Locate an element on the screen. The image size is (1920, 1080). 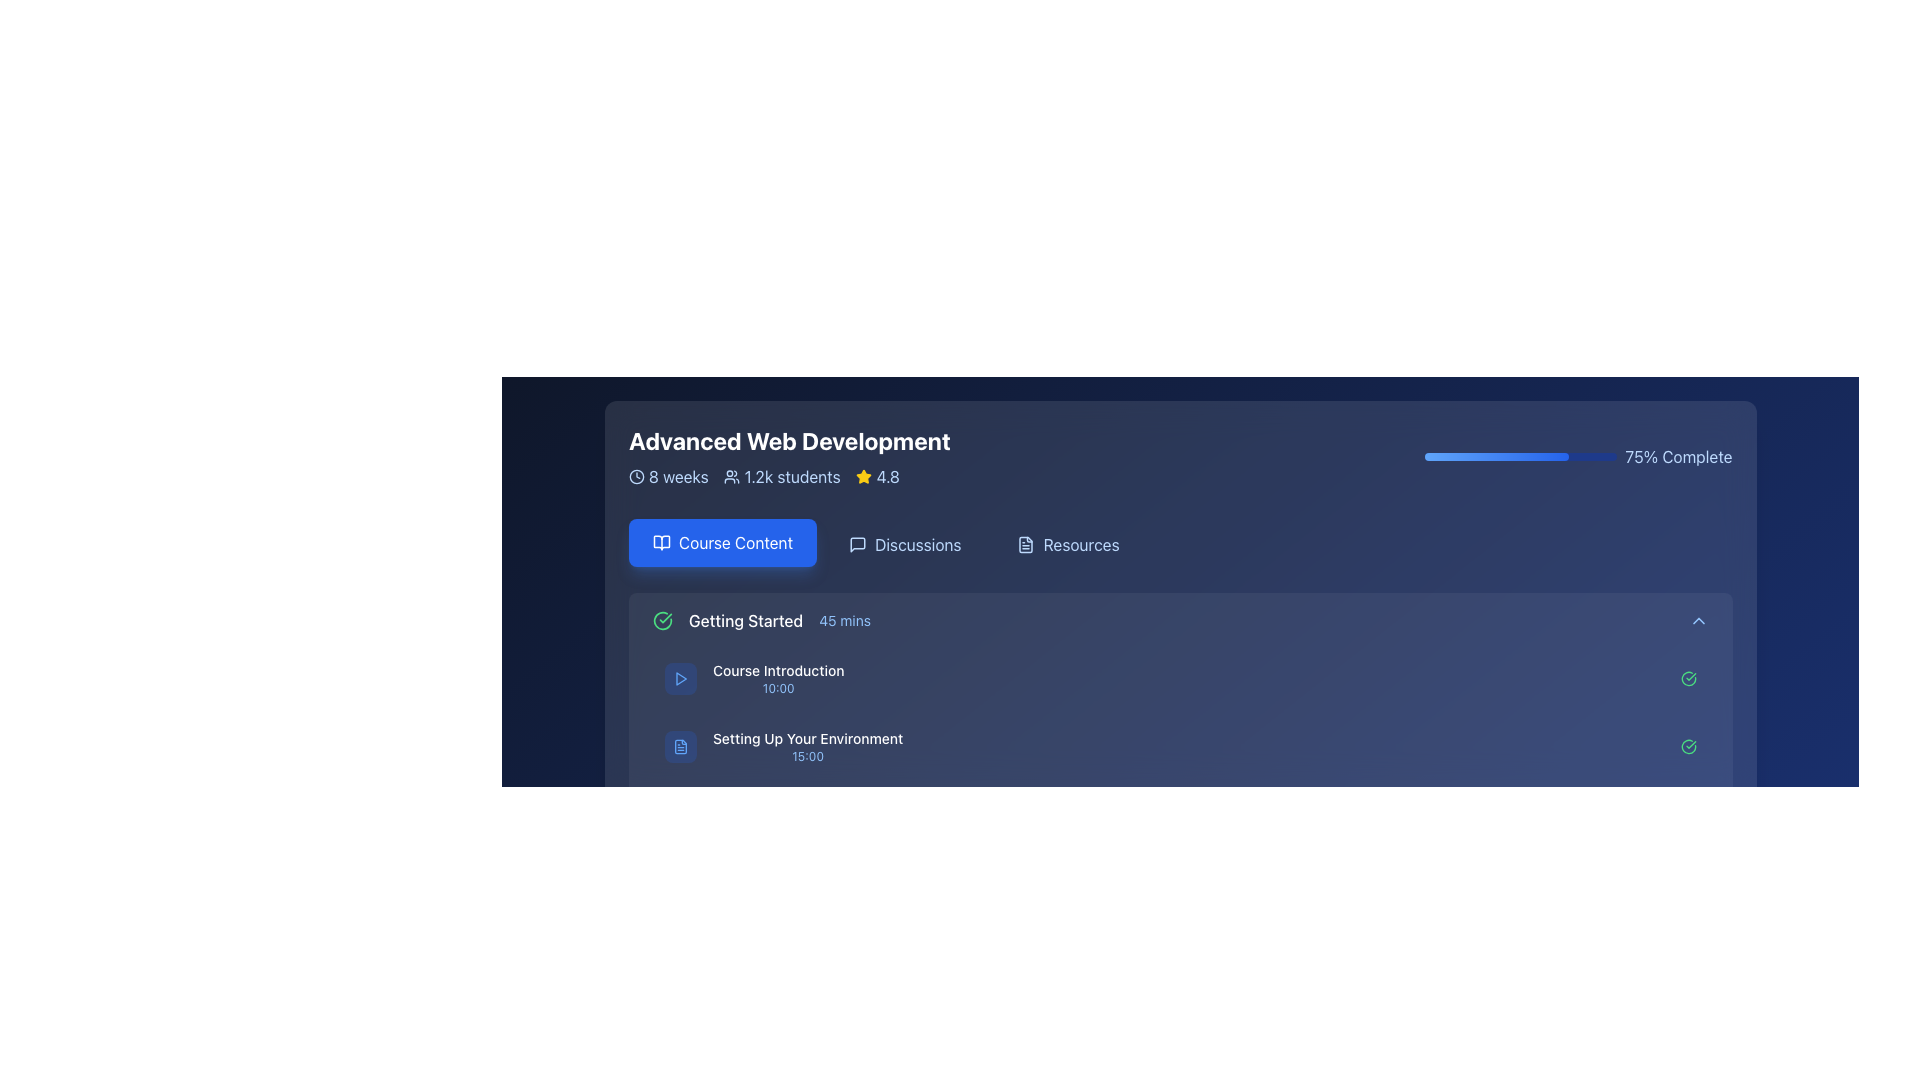
the List item representing the course module titled 'Setting Up Your Environment', which displays the time '15:00' and is styled with white and blue fonts is located at coordinates (782, 747).